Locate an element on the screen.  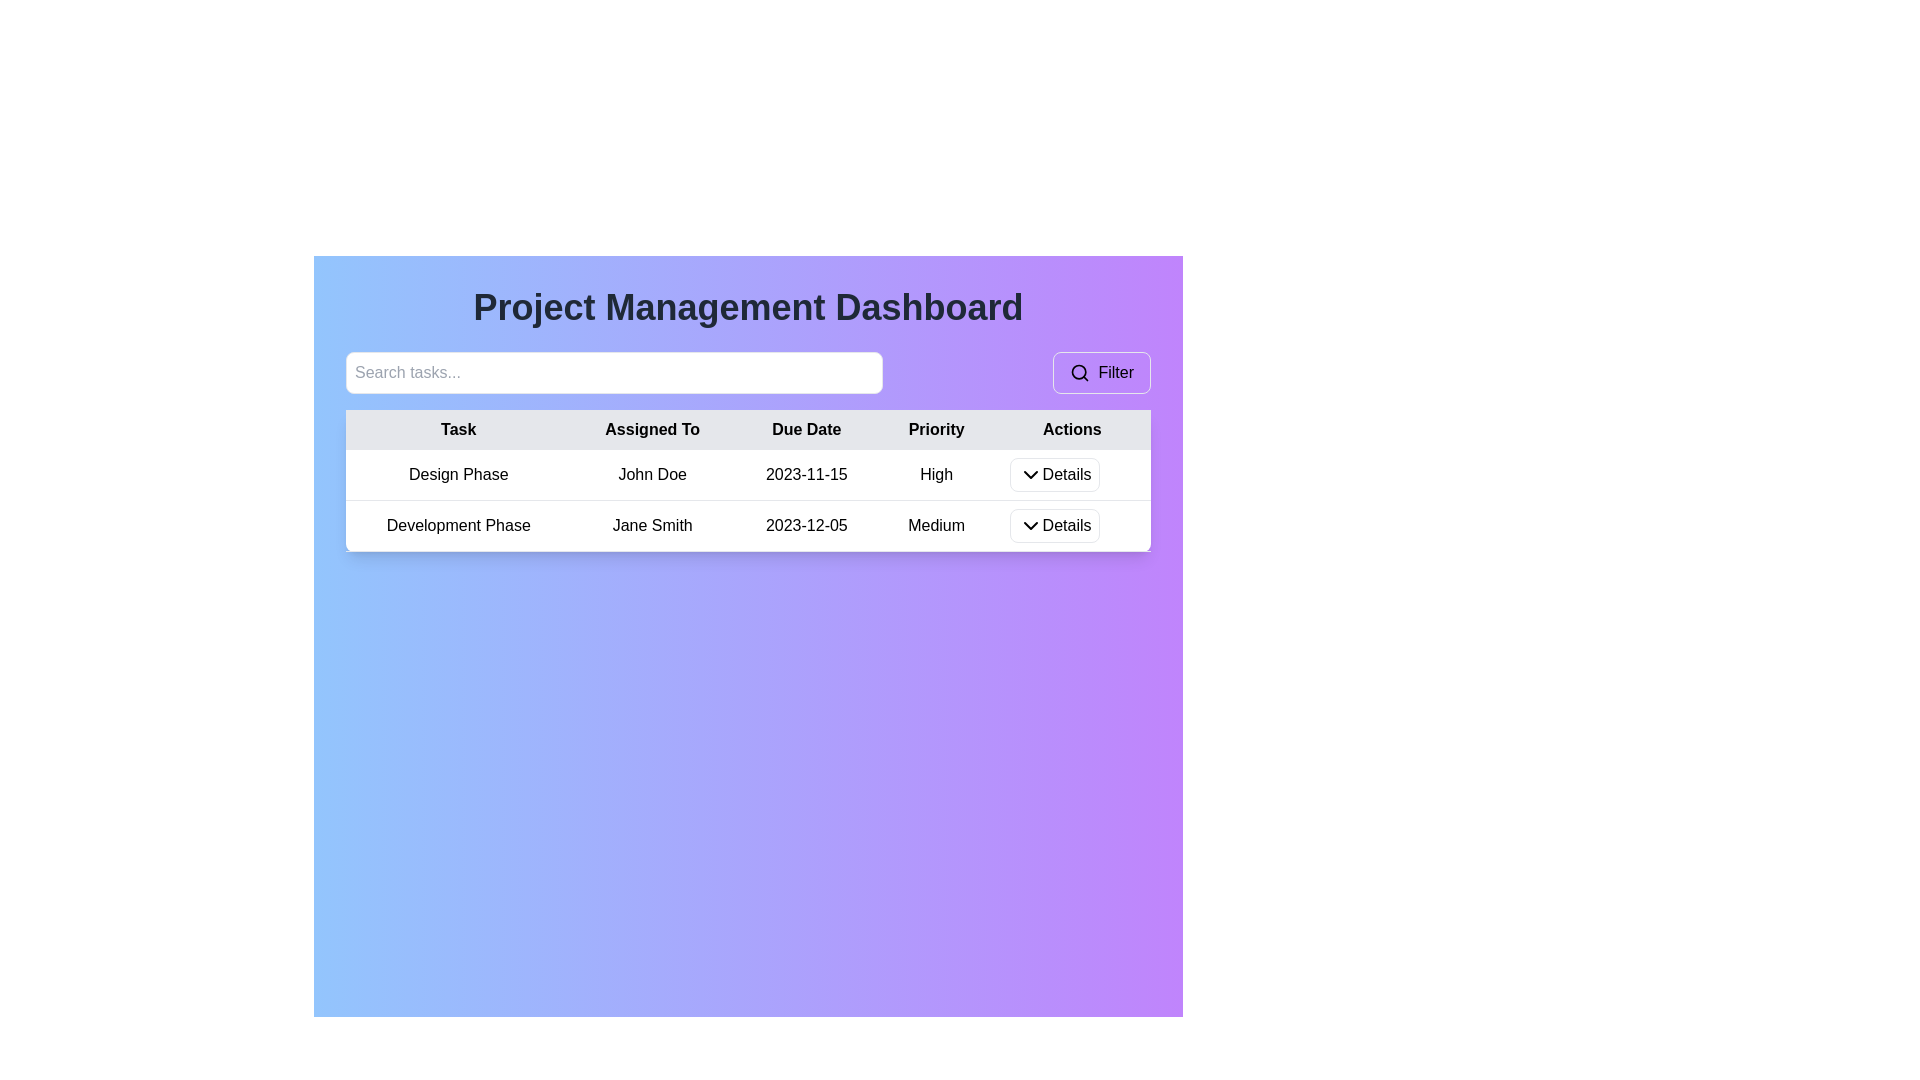
the second button in the 'Actions' column of the table is located at coordinates (1054, 524).